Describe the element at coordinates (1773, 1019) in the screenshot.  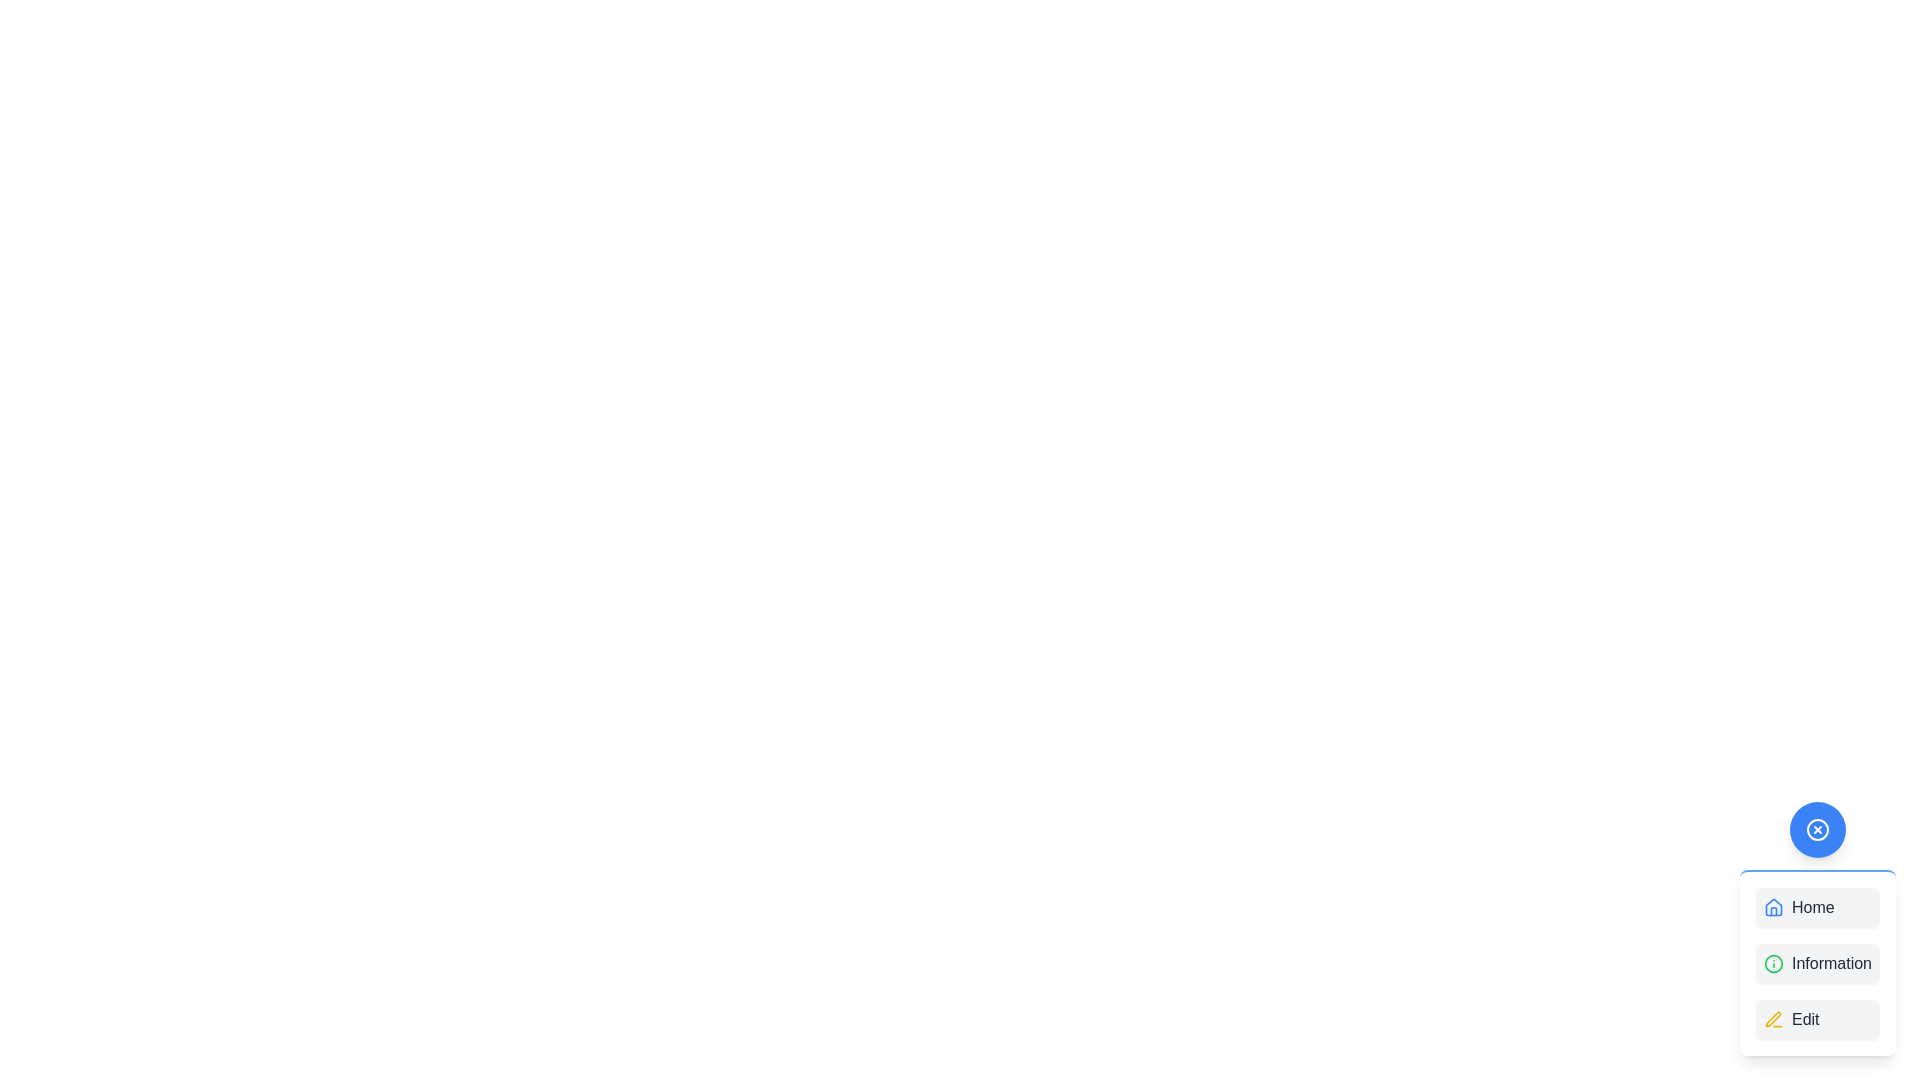
I see `the editing icon located on the left side of the 'Edit' button, which is part of a vertical list of options including 'Home', 'Information', and 'Edit' in the bottom-right corner of the interface` at that location.